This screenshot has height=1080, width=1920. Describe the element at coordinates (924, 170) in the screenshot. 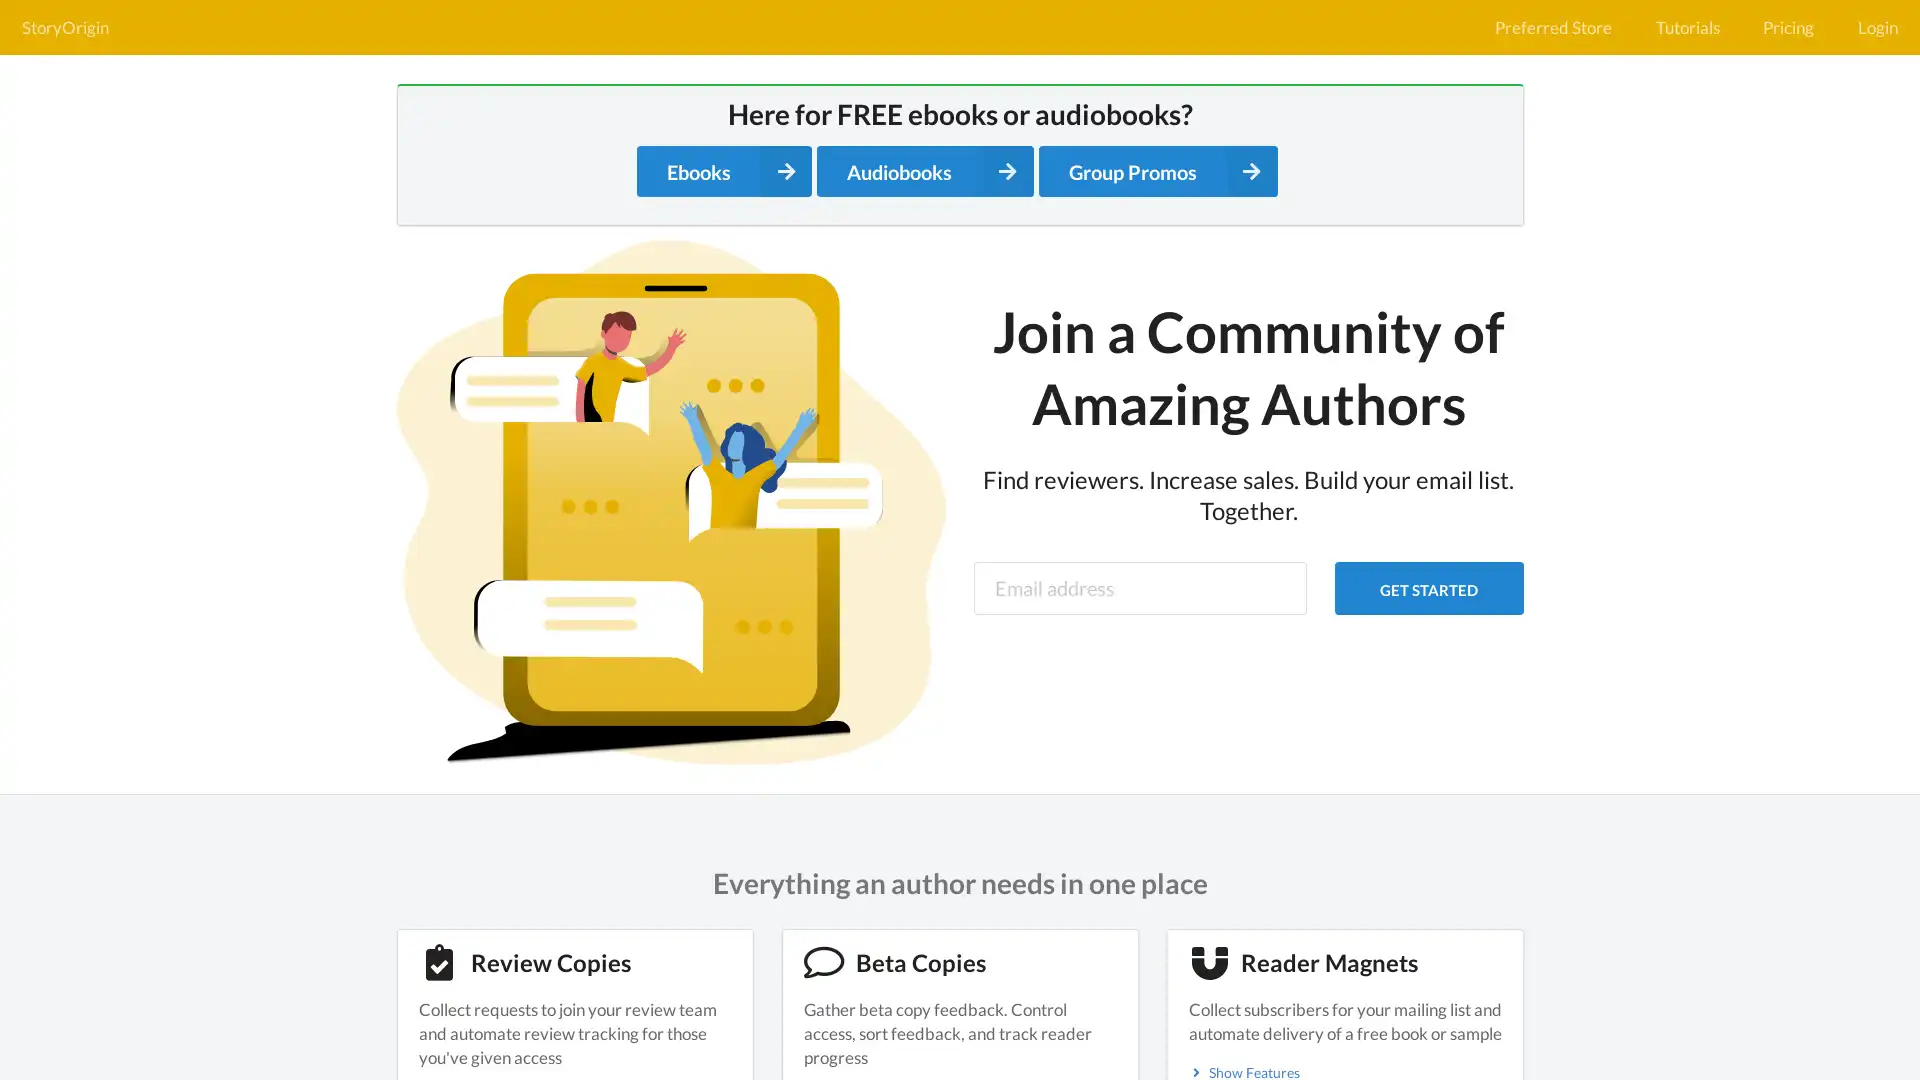

I see `Audiobooks` at that location.